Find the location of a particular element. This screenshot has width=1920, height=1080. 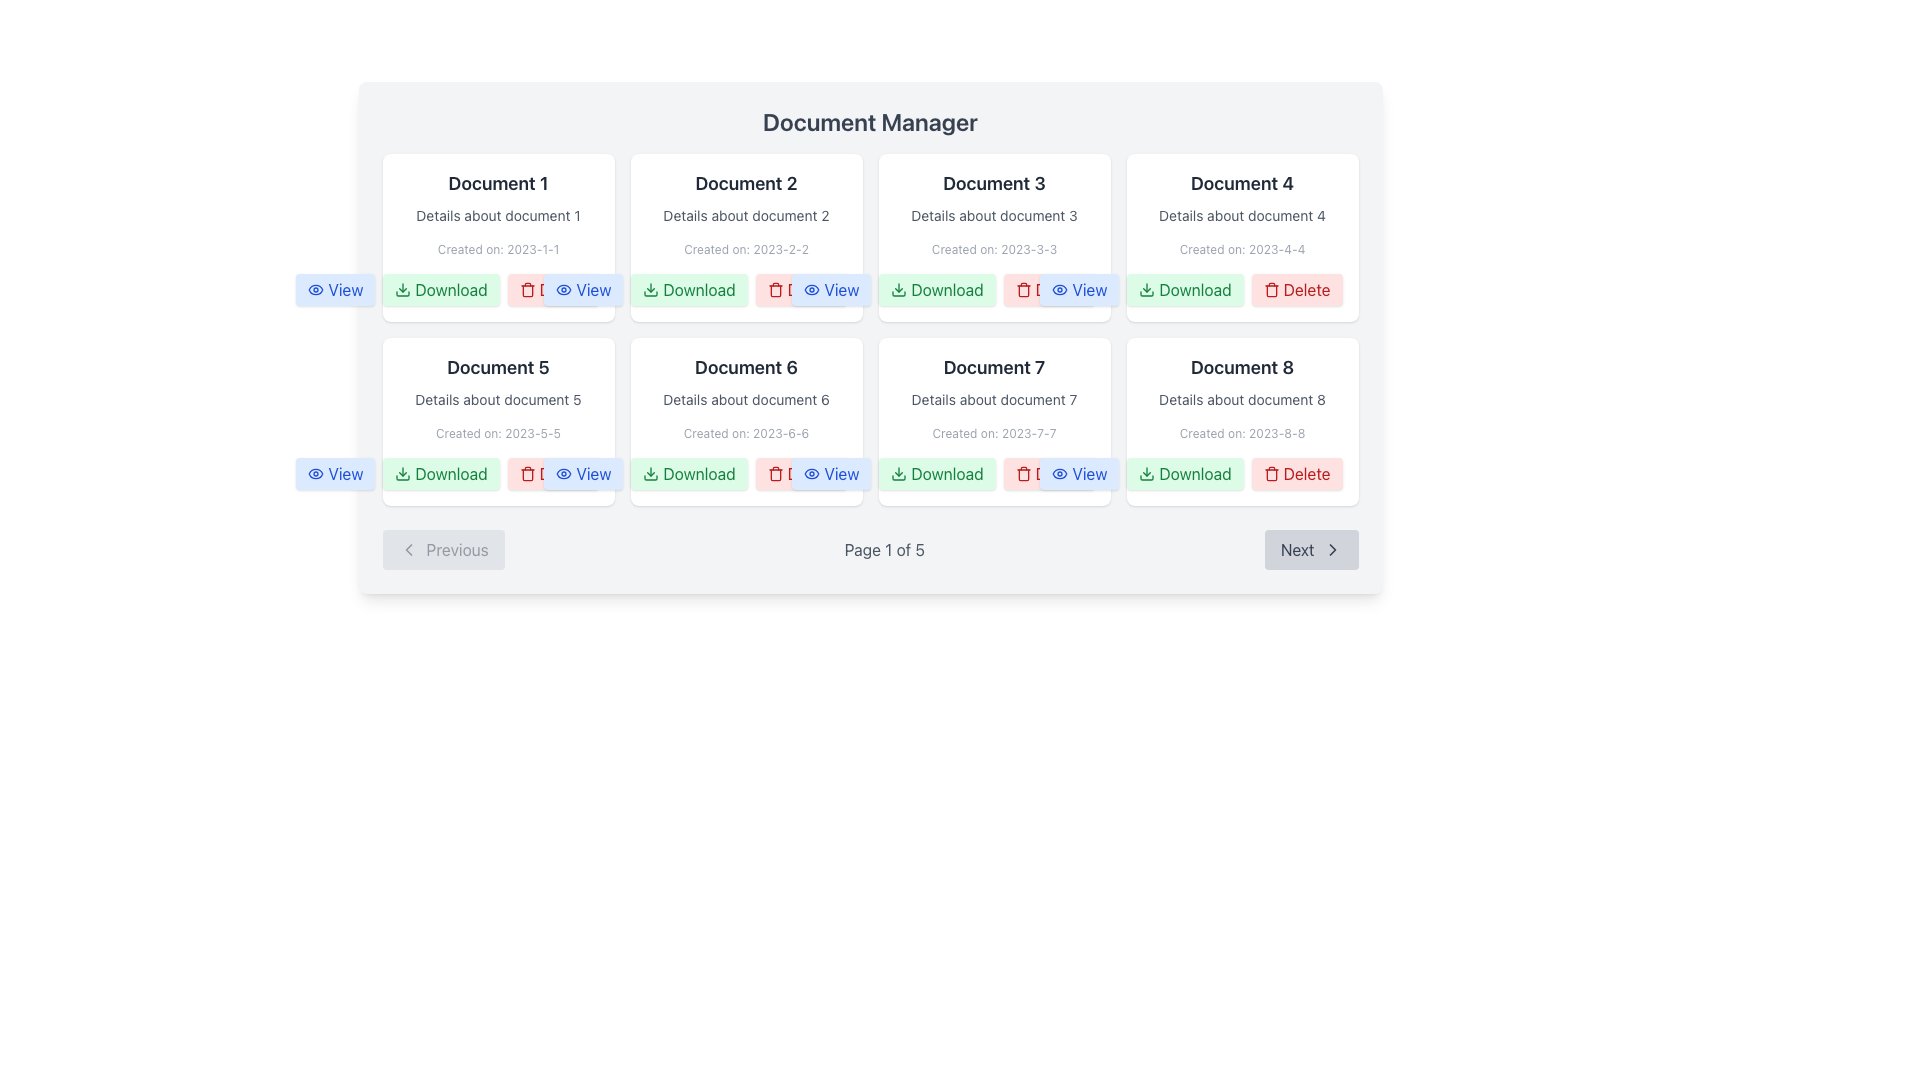

the green 'Download' button located in the middle of the three-button group beneath 'Document 3' in the 'Document Manager' interface to initiate a download is located at coordinates (936, 289).